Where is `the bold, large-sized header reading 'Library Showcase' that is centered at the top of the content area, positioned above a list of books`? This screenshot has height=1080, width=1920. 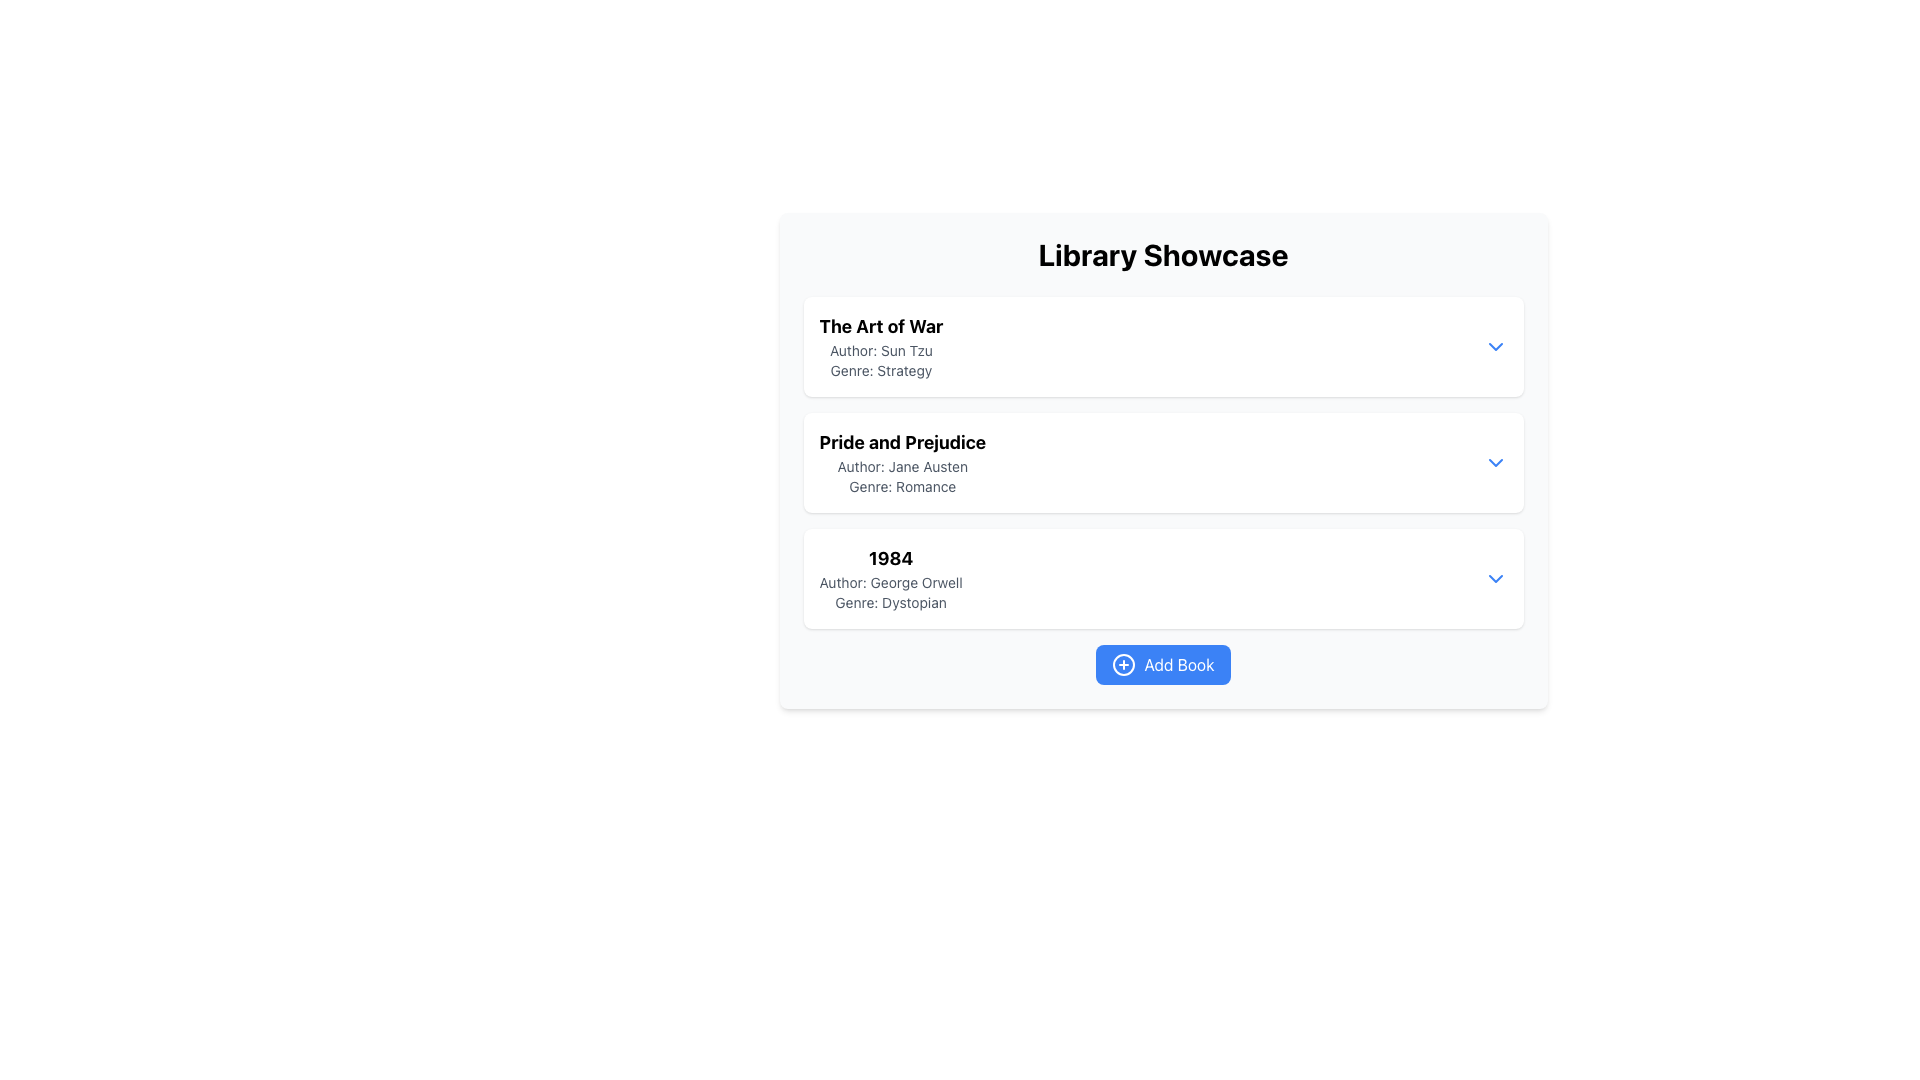 the bold, large-sized header reading 'Library Showcase' that is centered at the top of the content area, positioned above a list of books is located at coordinates (1163, 253).